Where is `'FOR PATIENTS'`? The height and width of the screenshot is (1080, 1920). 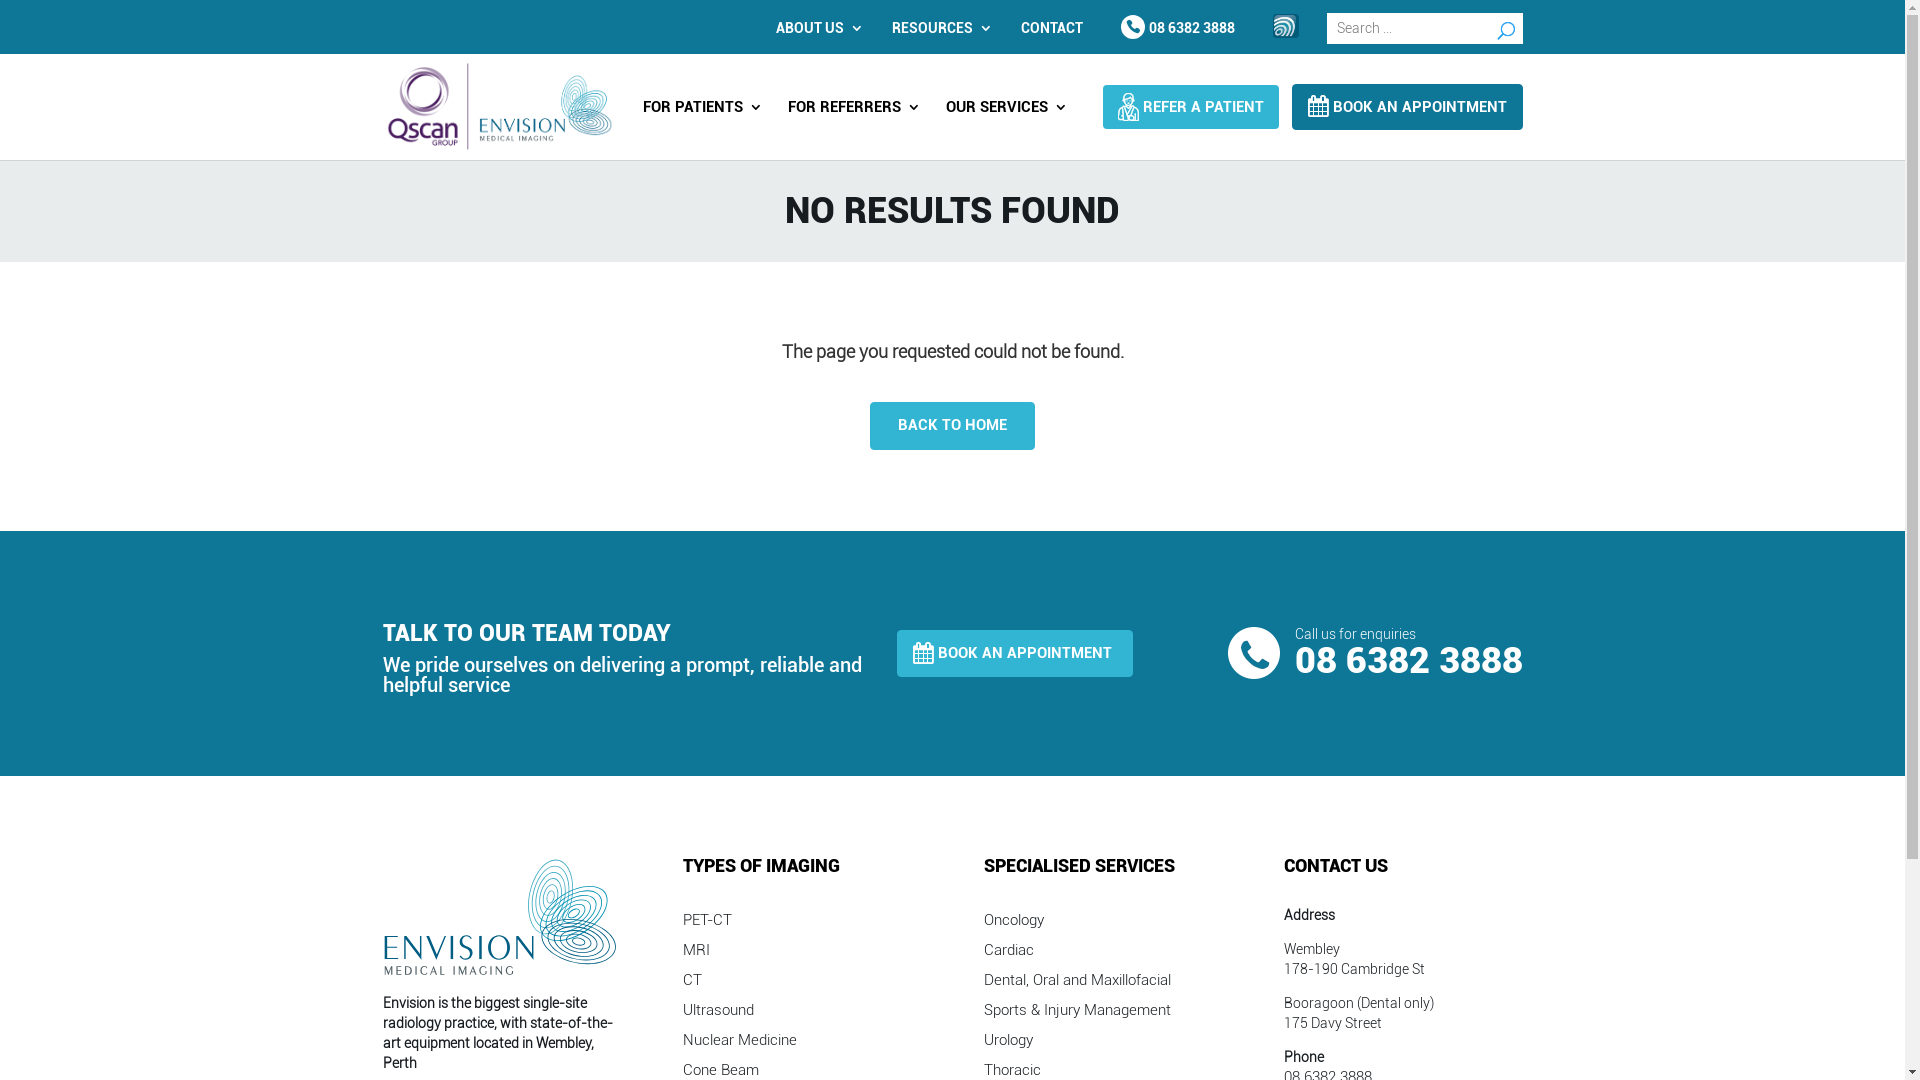 'FOR PATIENTS' is located at coordinates (701, 114).